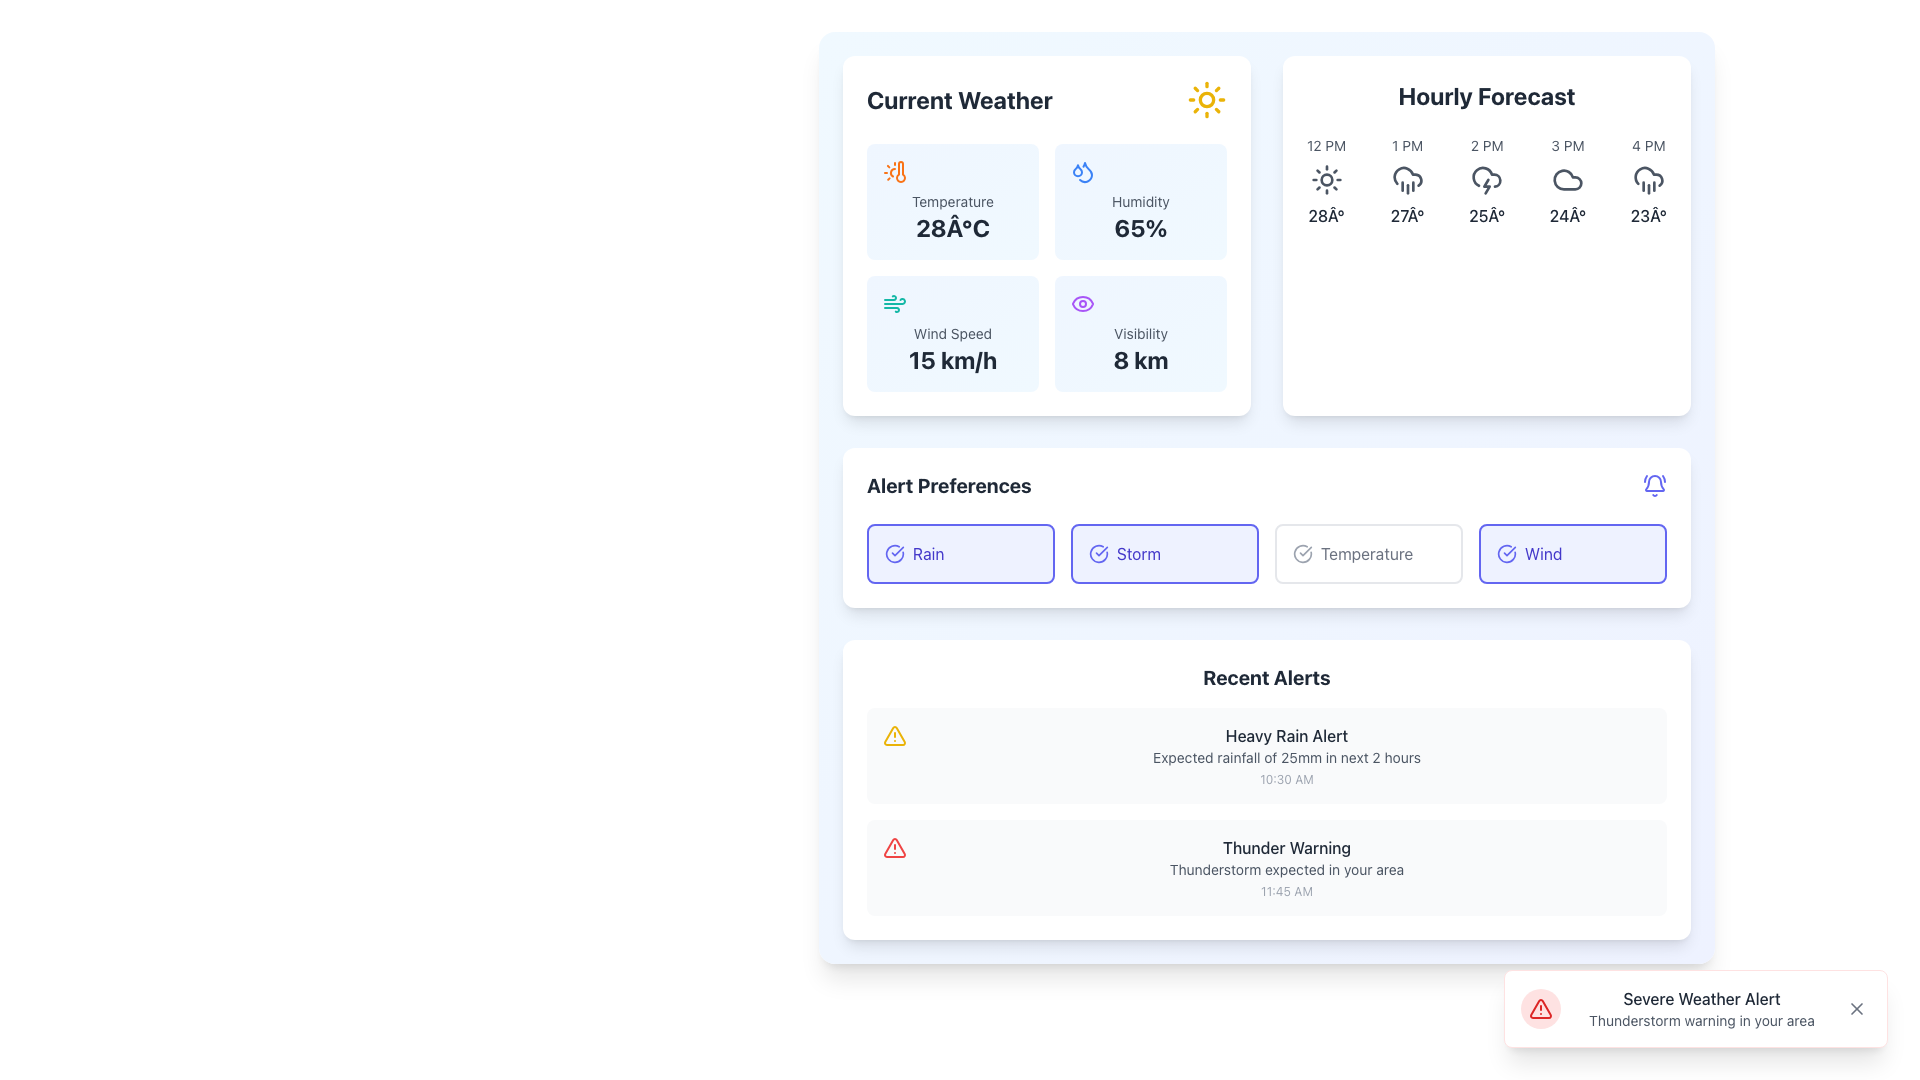 This screenshot has width=1920, height=1080. What do you see at coordinates (1266, 866) in the screenshot?
I see `the Notification Card icon` at bounding box center [1266, 866].